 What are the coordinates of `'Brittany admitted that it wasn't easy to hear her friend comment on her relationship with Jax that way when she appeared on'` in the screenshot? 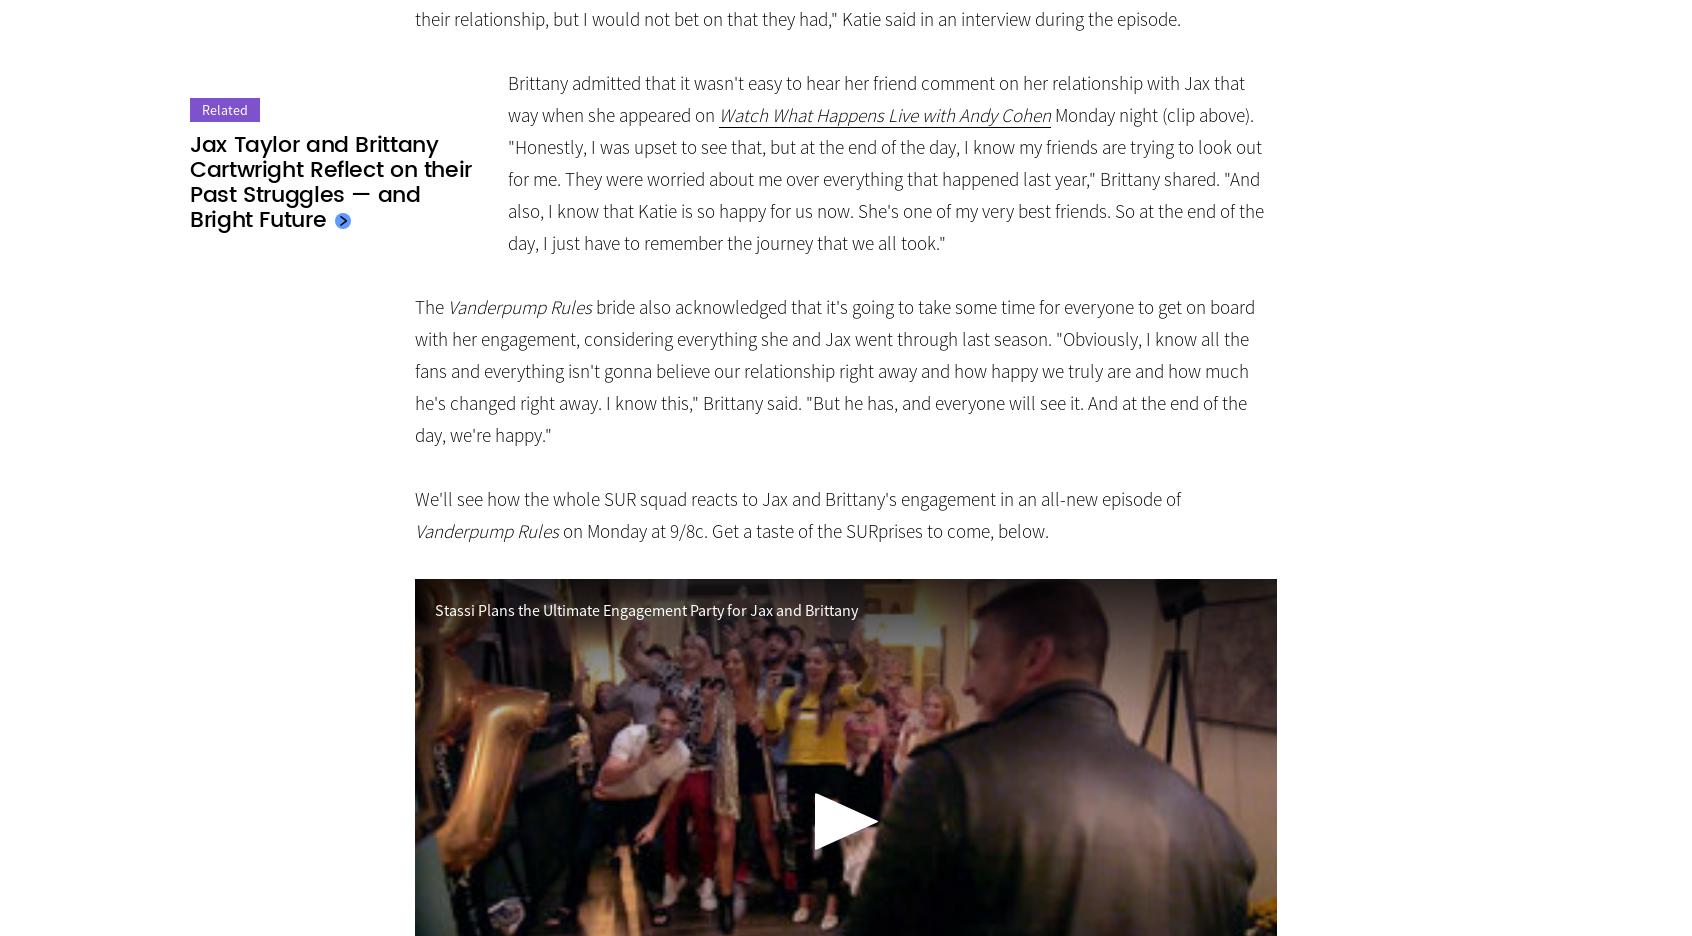 It's located at (507, 98).